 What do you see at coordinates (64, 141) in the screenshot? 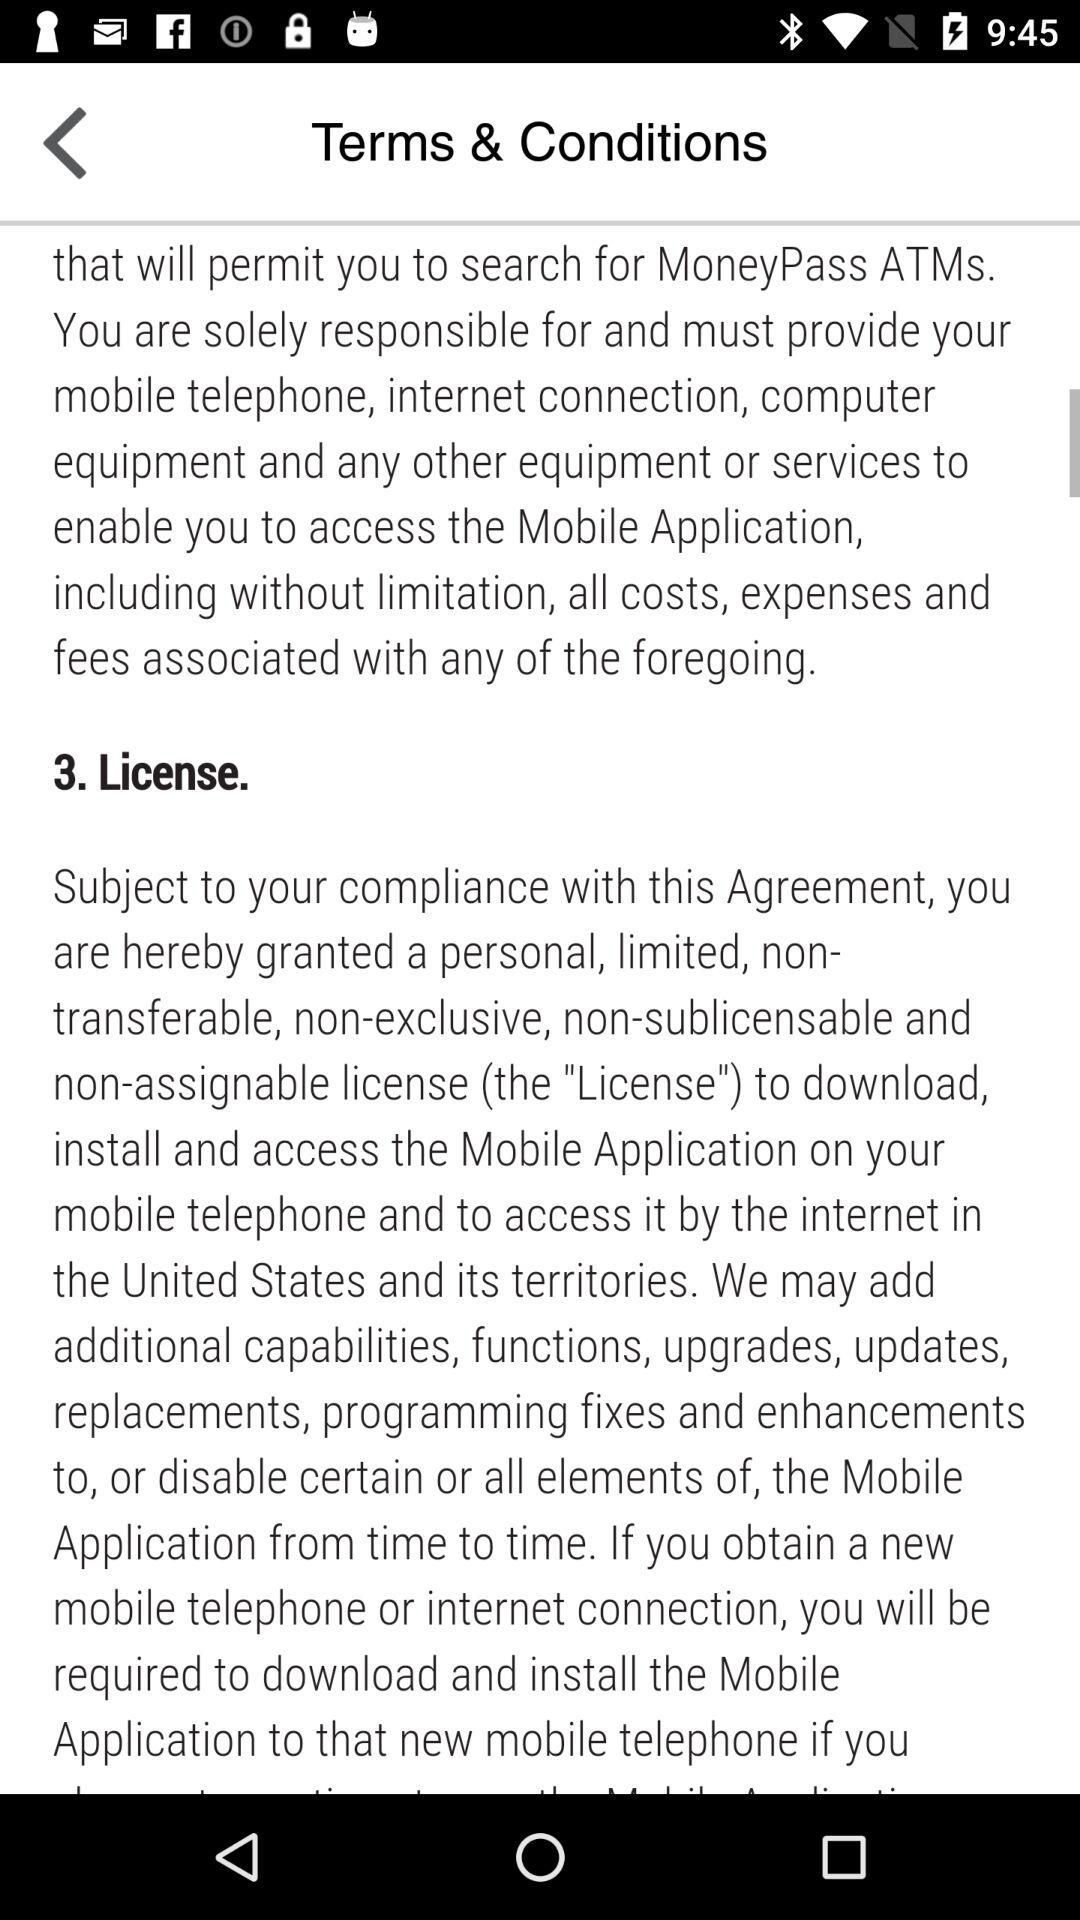
I see `the arrow_backward icon` at bounding box center [64, 141].